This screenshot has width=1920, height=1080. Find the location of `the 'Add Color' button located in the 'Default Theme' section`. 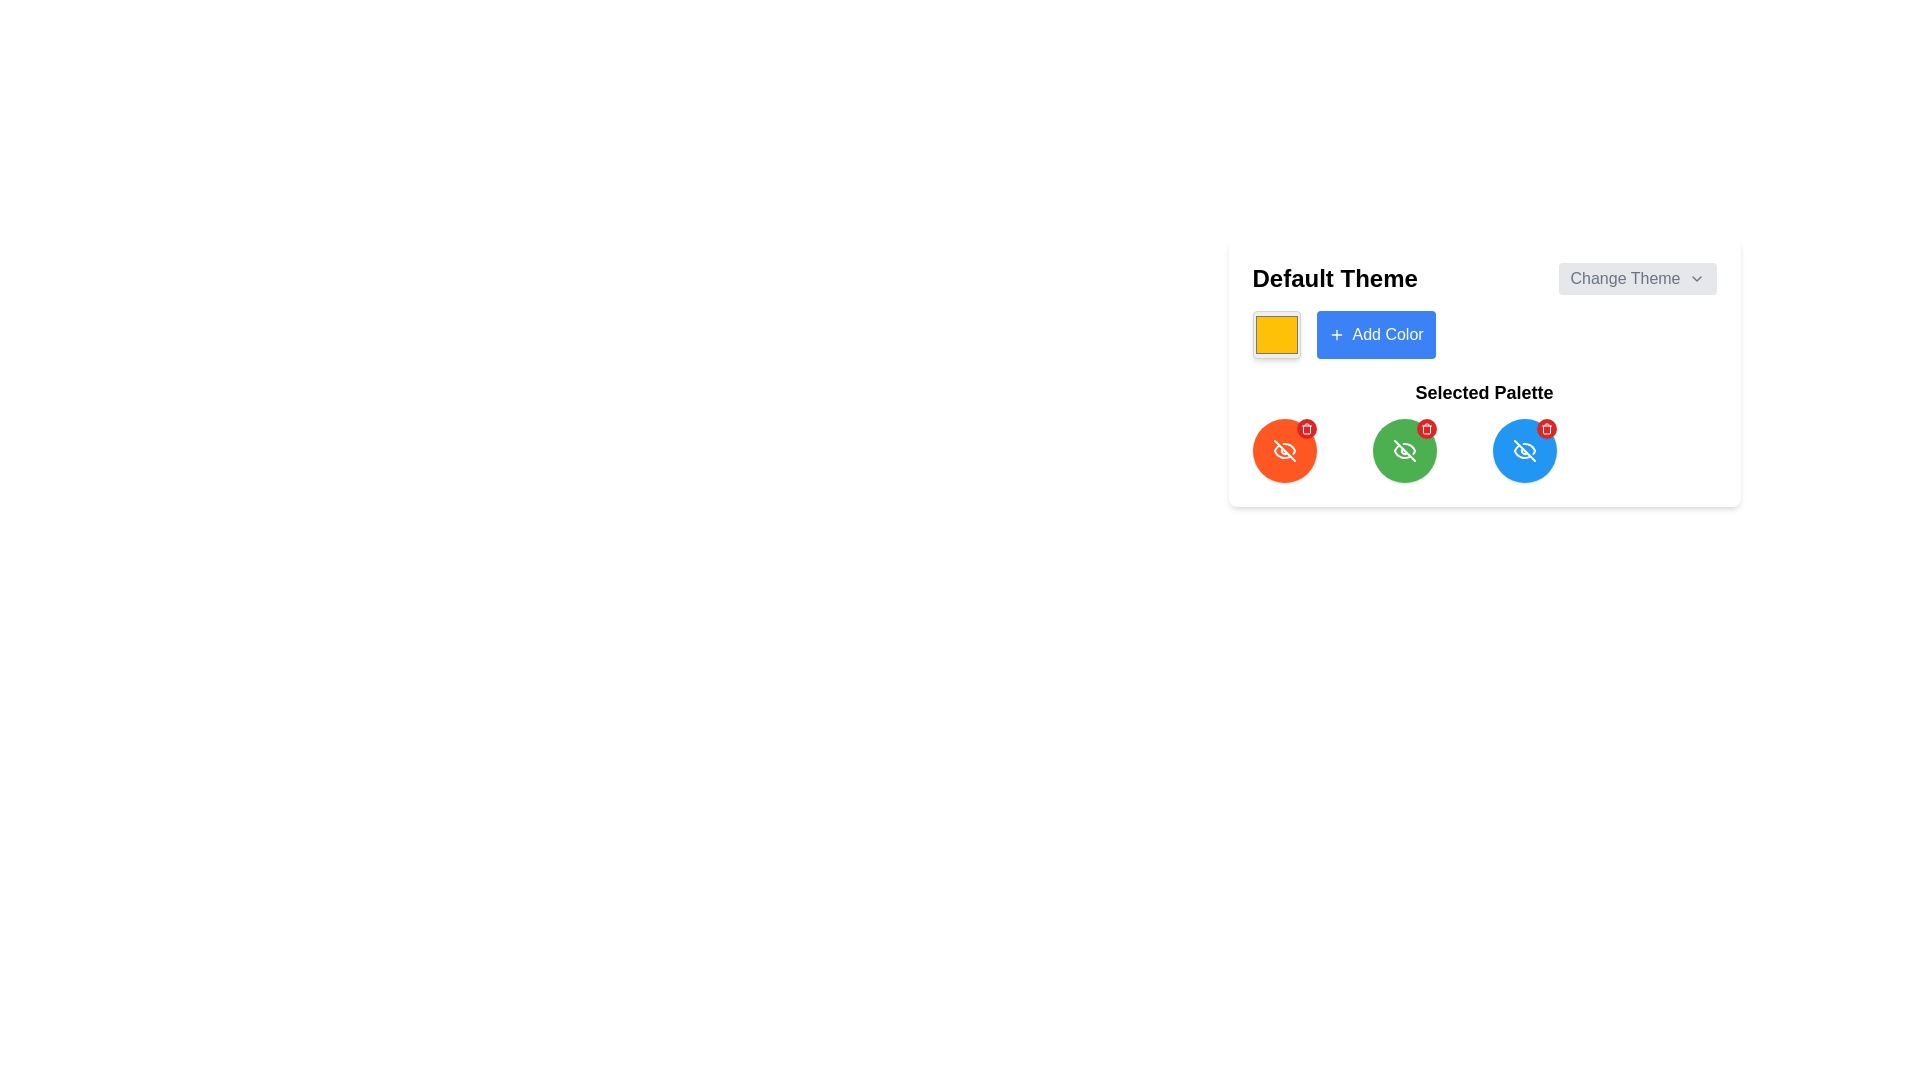

the 'Add Color' button located in the 'Default Theme' section is located at coordinates (1387, 334).